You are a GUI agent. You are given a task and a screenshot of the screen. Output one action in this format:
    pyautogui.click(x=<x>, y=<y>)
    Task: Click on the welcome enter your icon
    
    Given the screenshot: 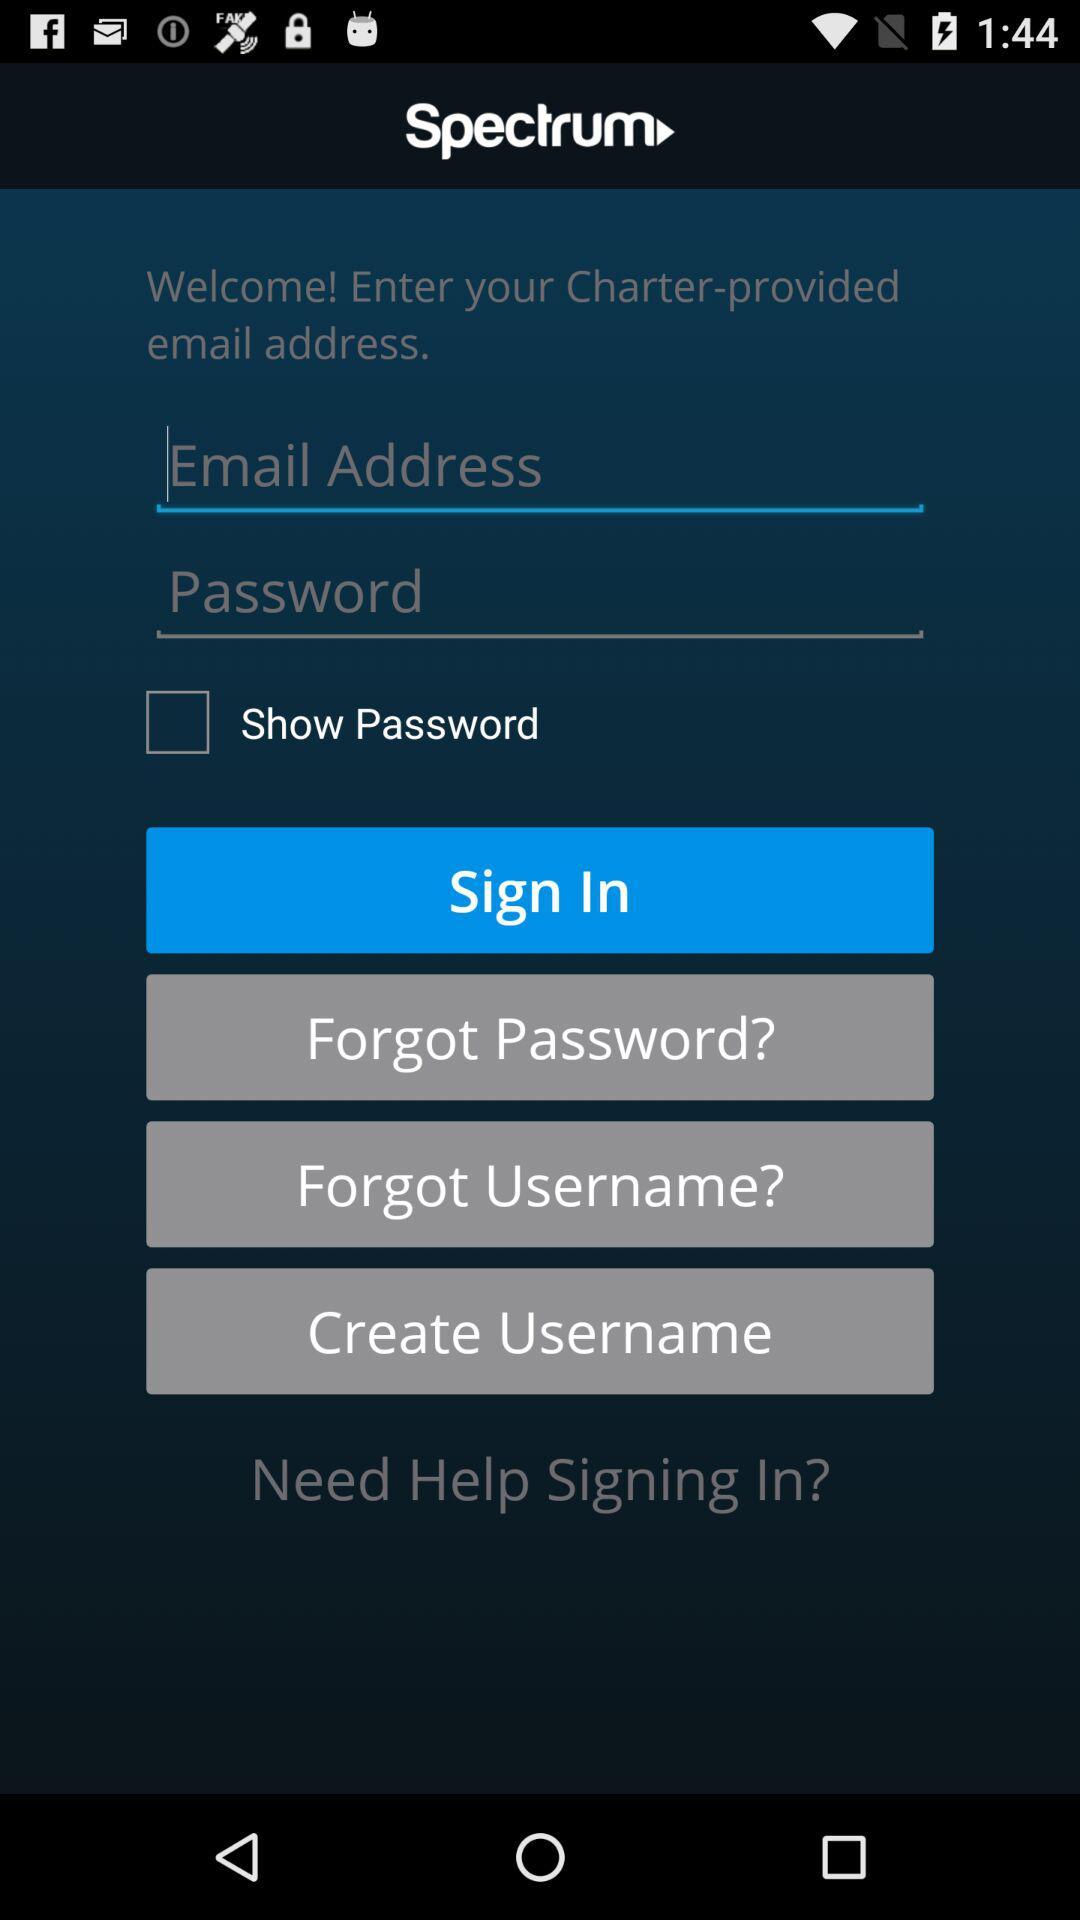 What is the action you would take?
    pyautogui.click(x=540, y=312)
    